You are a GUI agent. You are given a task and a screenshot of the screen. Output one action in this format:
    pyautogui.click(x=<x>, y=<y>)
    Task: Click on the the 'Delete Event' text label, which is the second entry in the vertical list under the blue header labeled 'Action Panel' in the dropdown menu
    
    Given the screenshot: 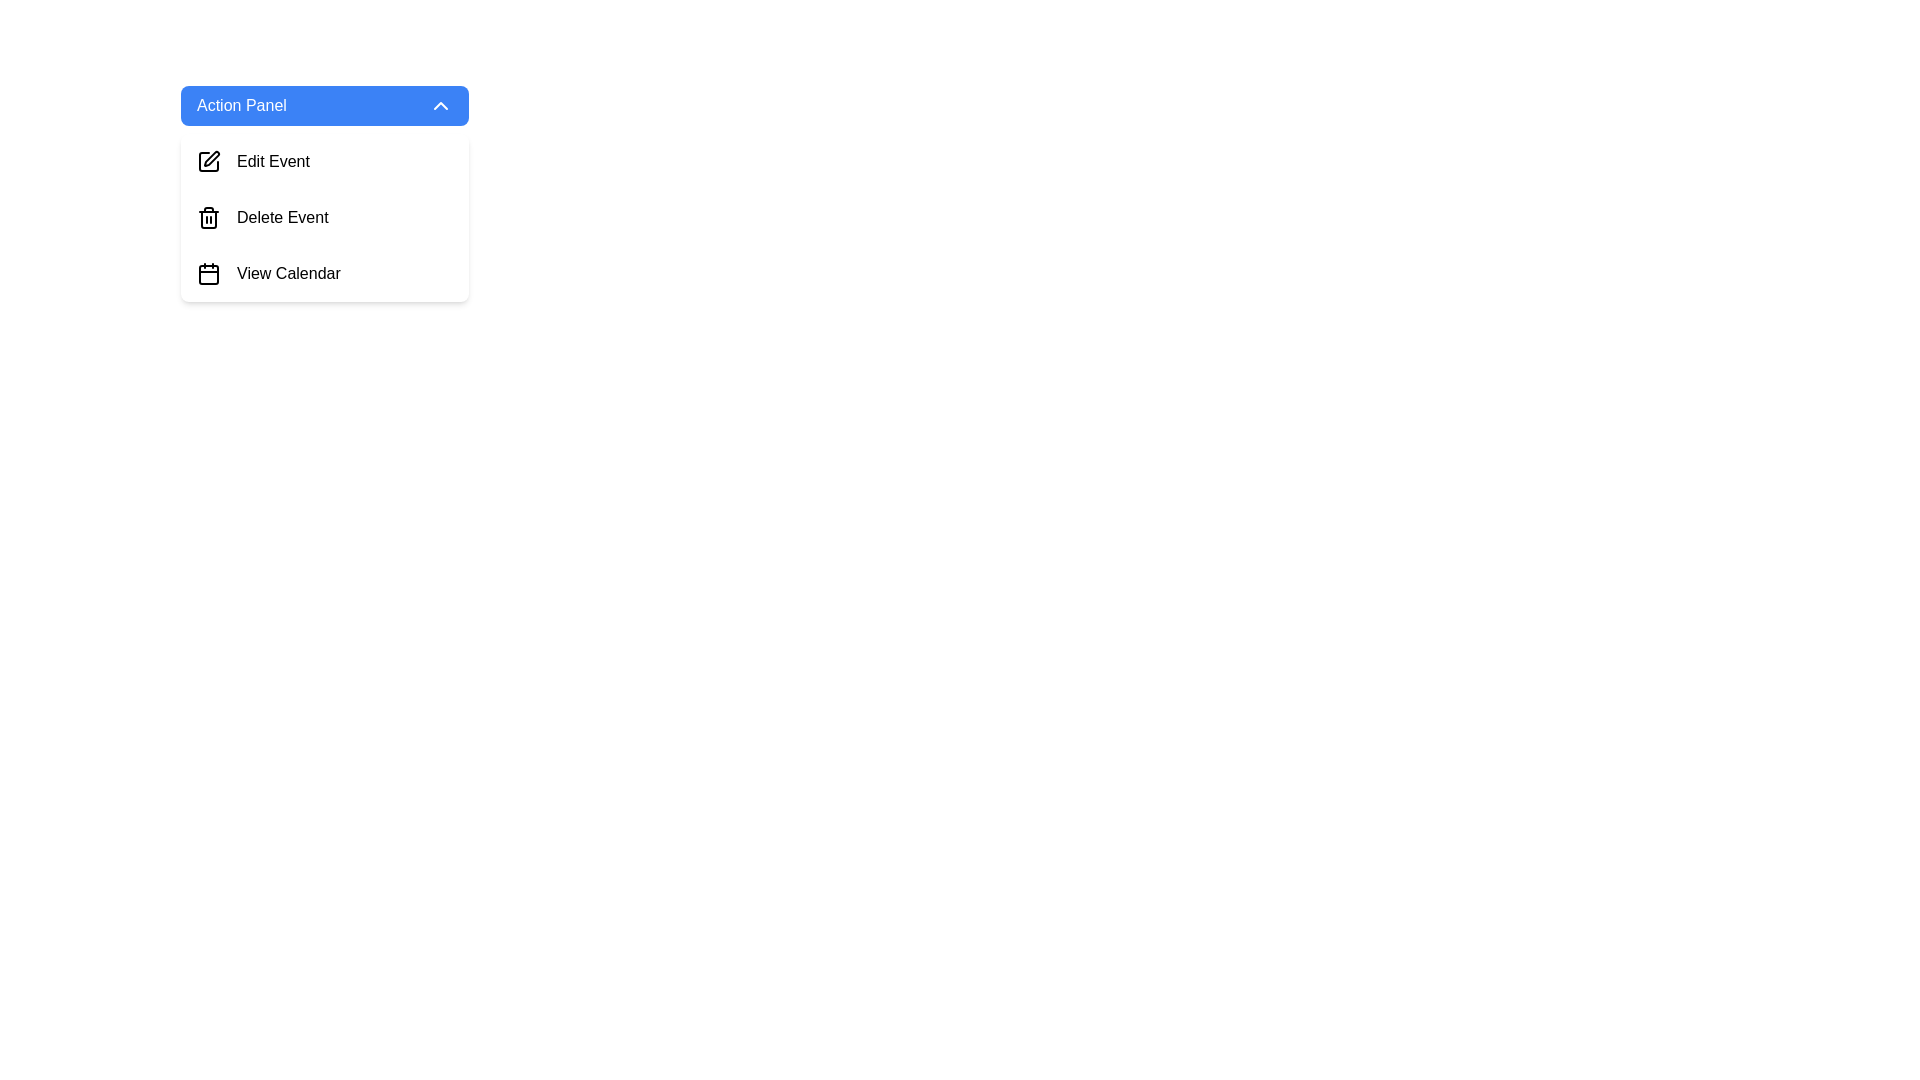 What is the action you would take?
    pyautogui.click(x=281, y=218)
    